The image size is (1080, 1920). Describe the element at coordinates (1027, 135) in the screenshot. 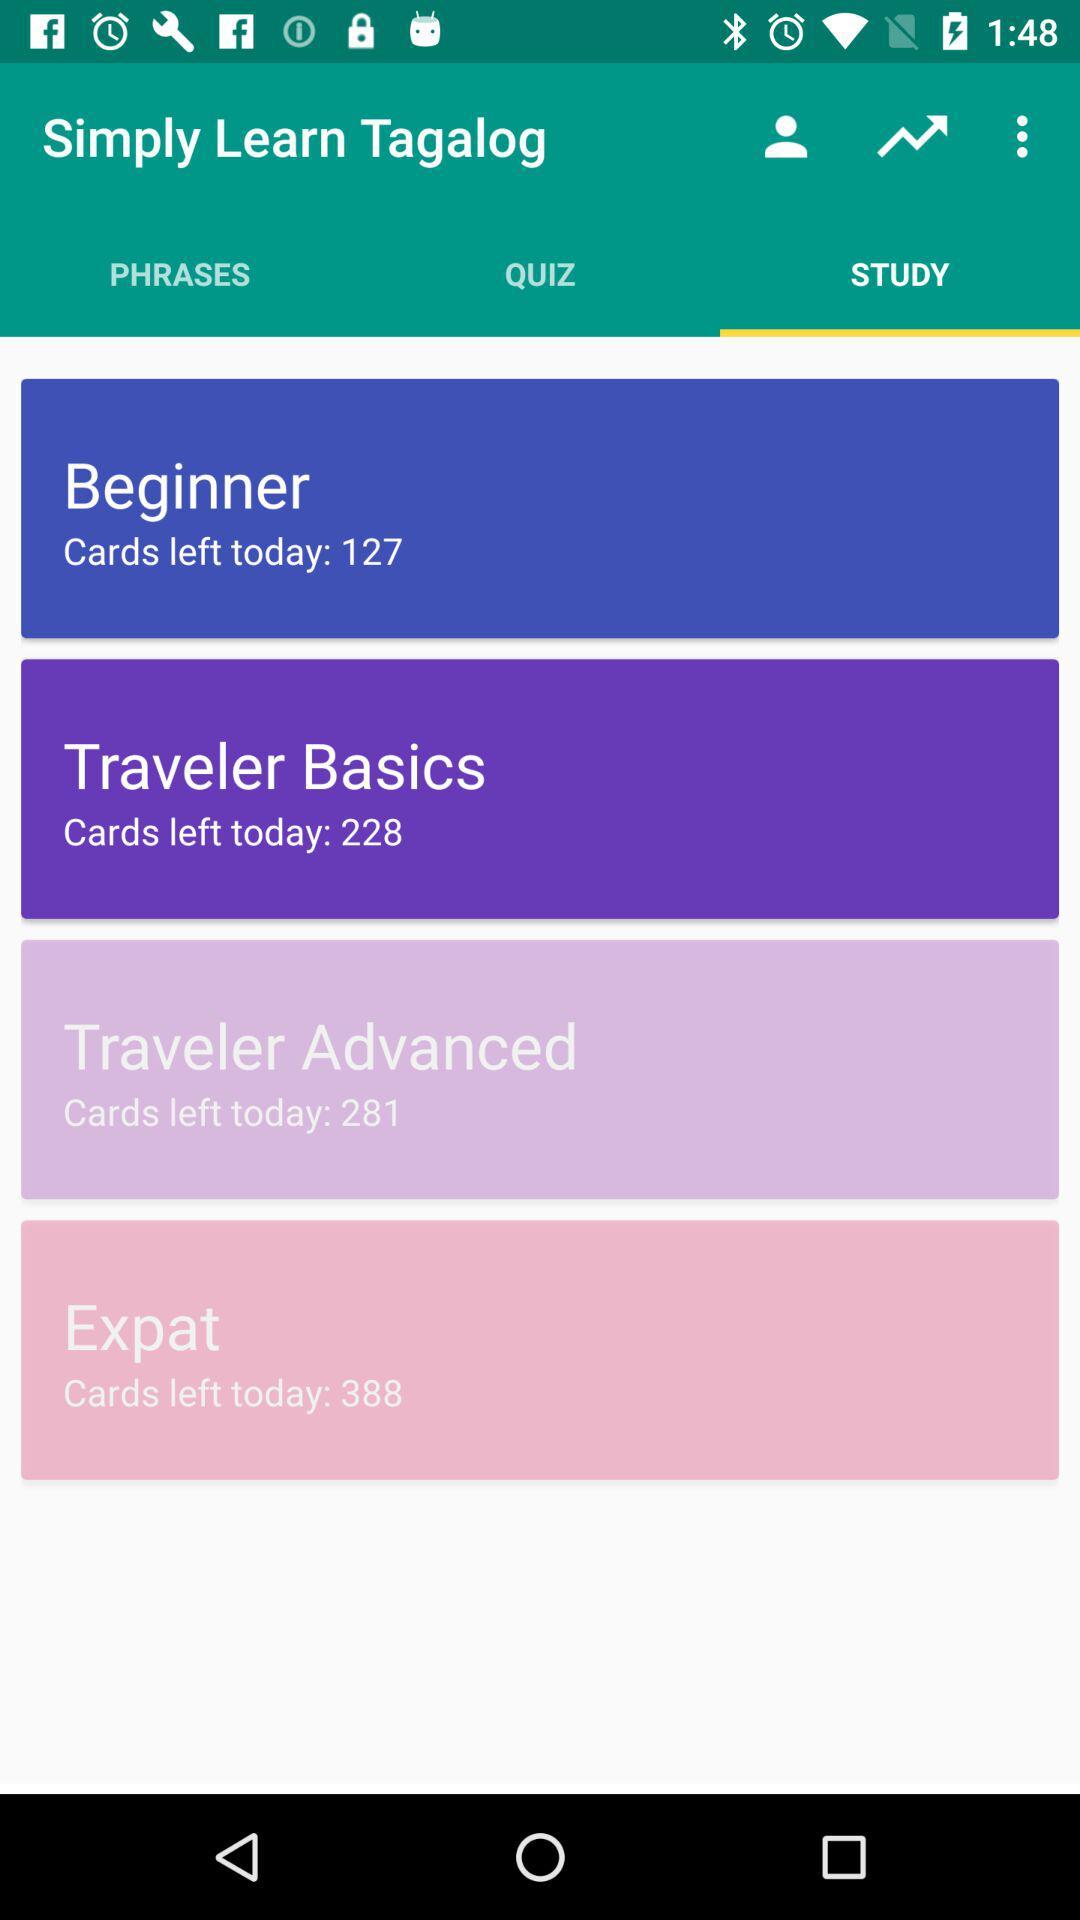

I see `icon above study icon` at that location.